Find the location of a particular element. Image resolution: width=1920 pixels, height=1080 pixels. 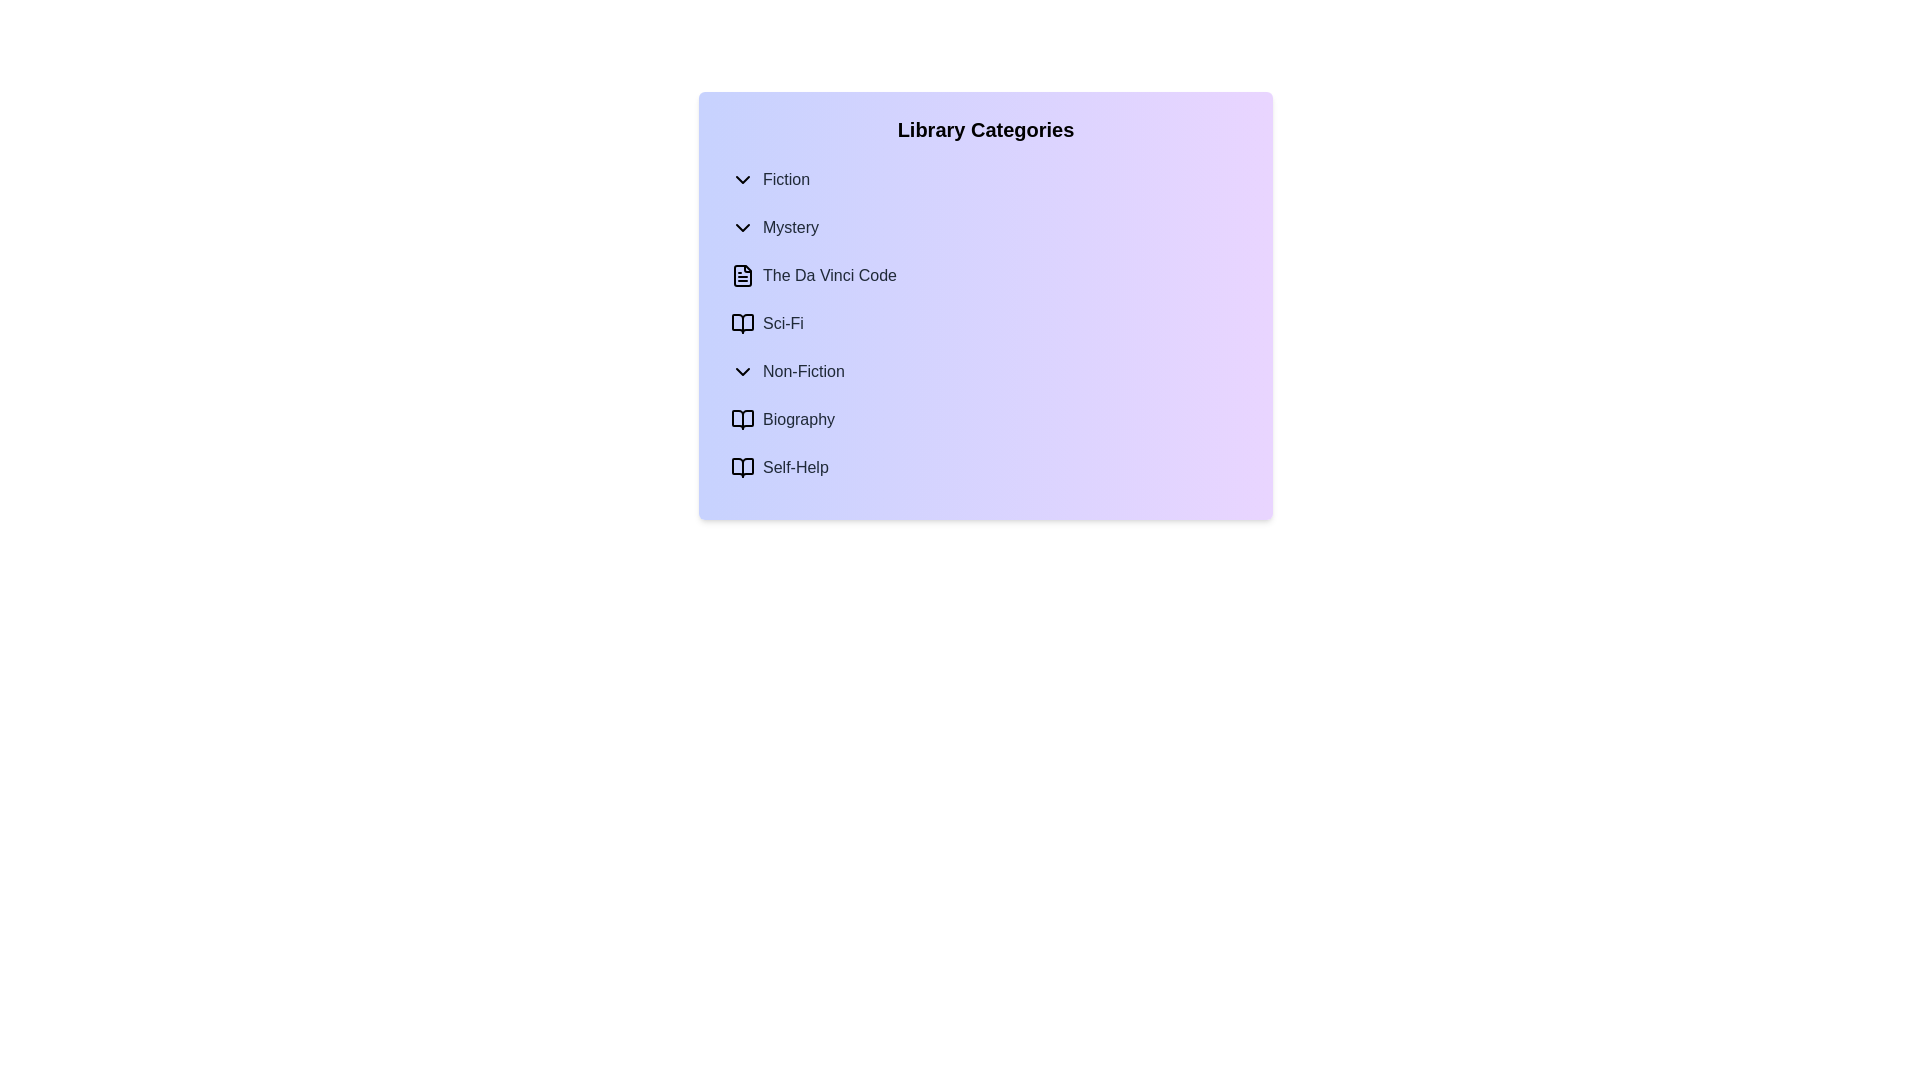

to select the 'Biography' category menu item, which is the second item beneath the 'Non-Fiction' category in the 'Library Categories' list is located at coordinates (985, 419).